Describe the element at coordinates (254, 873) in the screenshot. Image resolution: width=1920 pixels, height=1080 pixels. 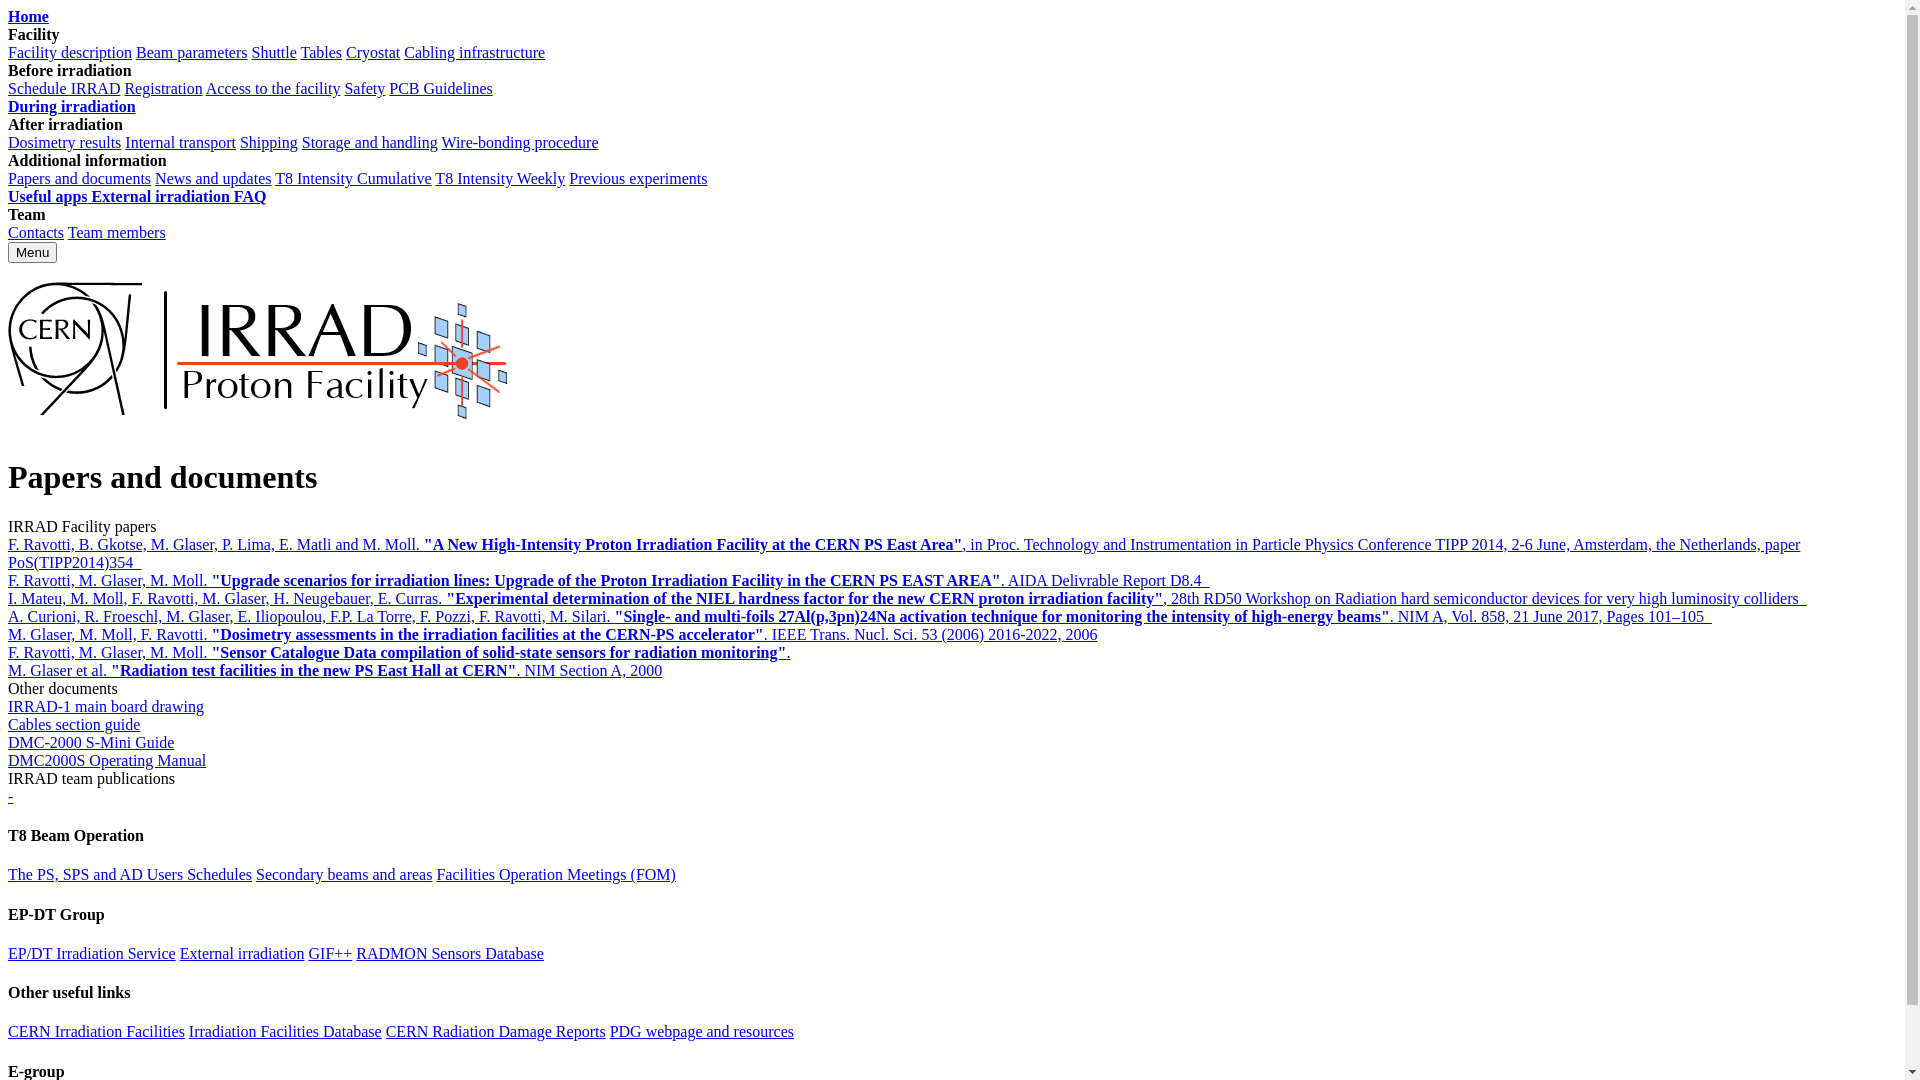
I see `'Secondary beams and areas'` at that location.